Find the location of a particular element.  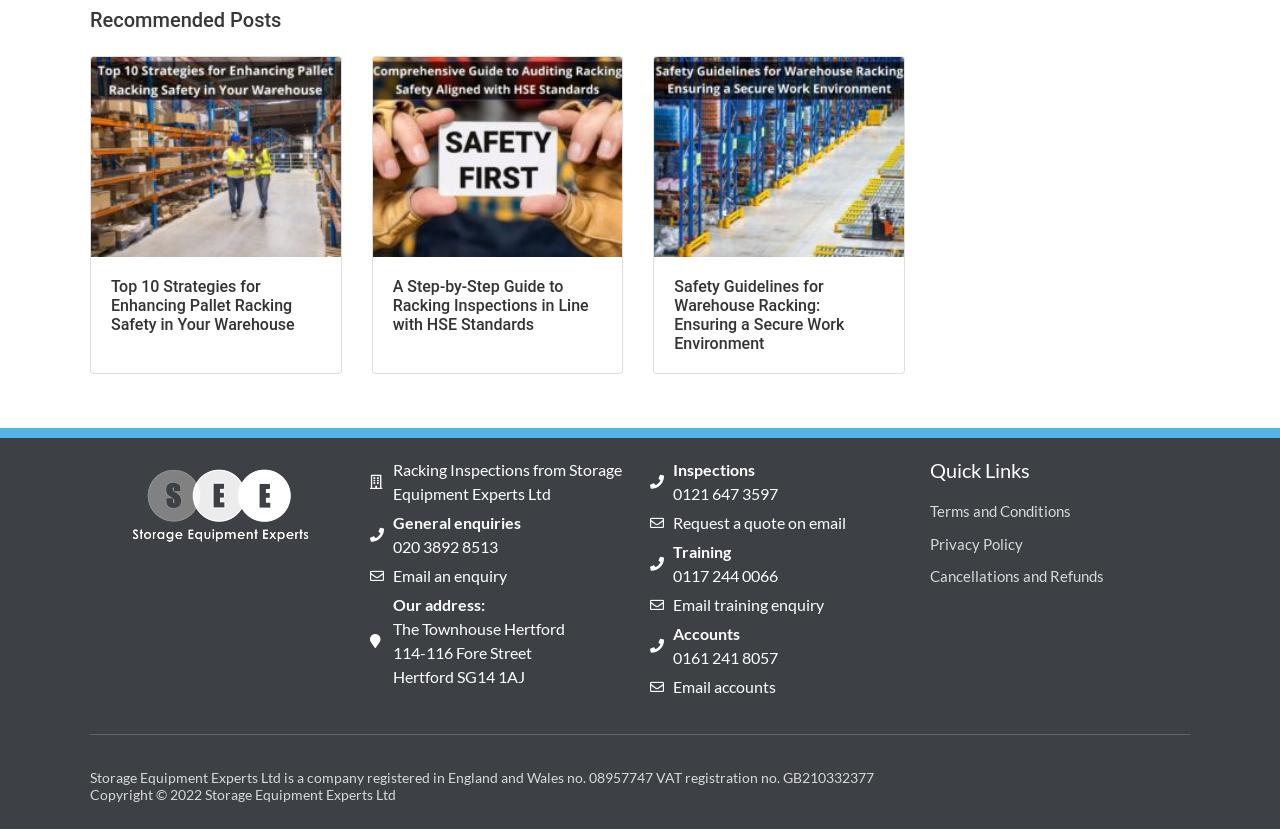

'Copyright © 2022 Storage Equipment Experts Ltd' is located at coordinates (241, 793).